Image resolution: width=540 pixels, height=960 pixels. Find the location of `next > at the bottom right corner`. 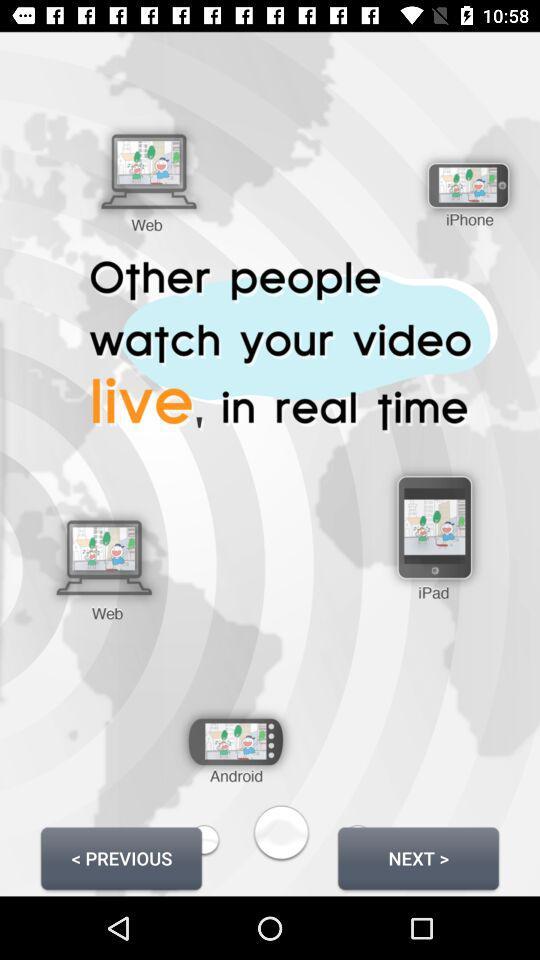

next > at the bottom right corner is located at coordinates (417, 857).